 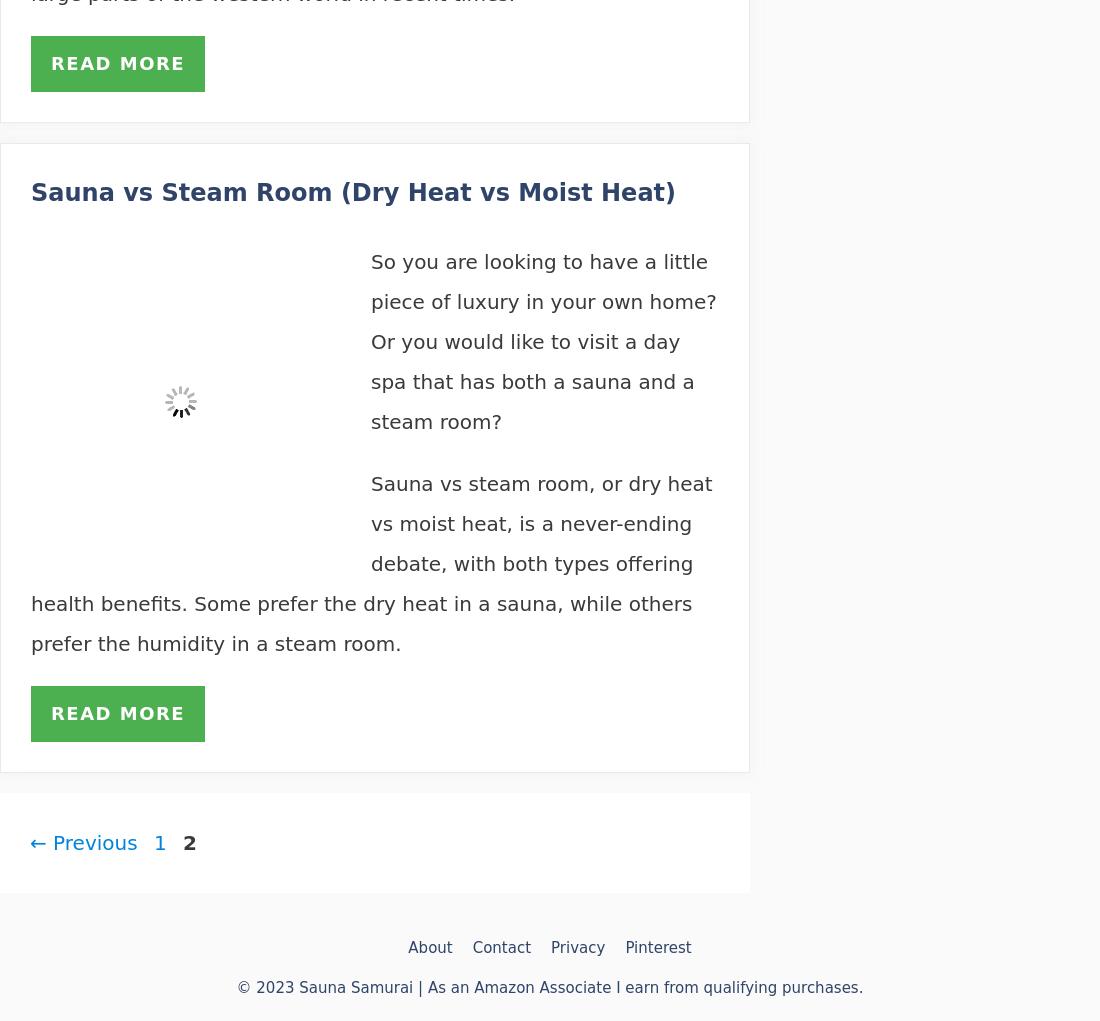 I want to click on '© 2023 Sauna Samurai | As an Amazon Associate I earn from qualifying purchases.', so click(x=549, y=988).